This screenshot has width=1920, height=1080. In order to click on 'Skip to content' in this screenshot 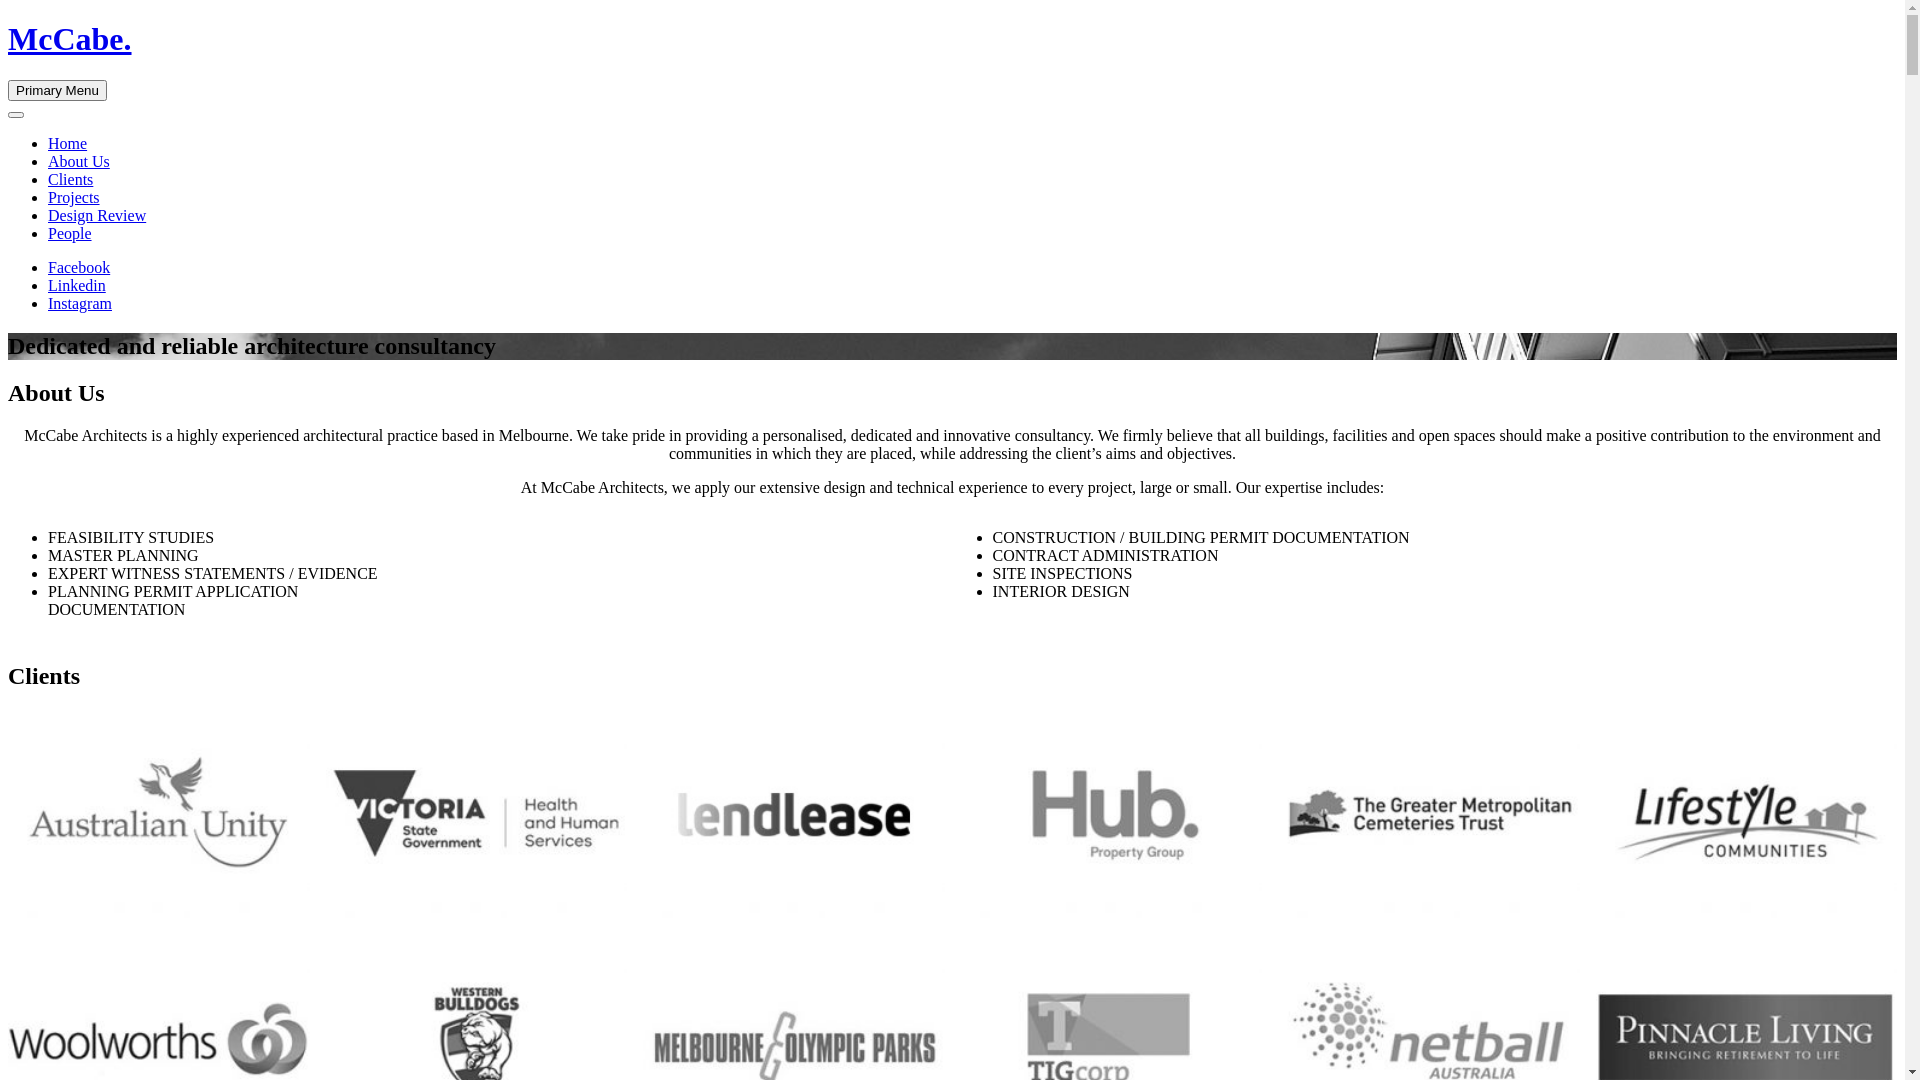, I will do `click(6, 20)`.